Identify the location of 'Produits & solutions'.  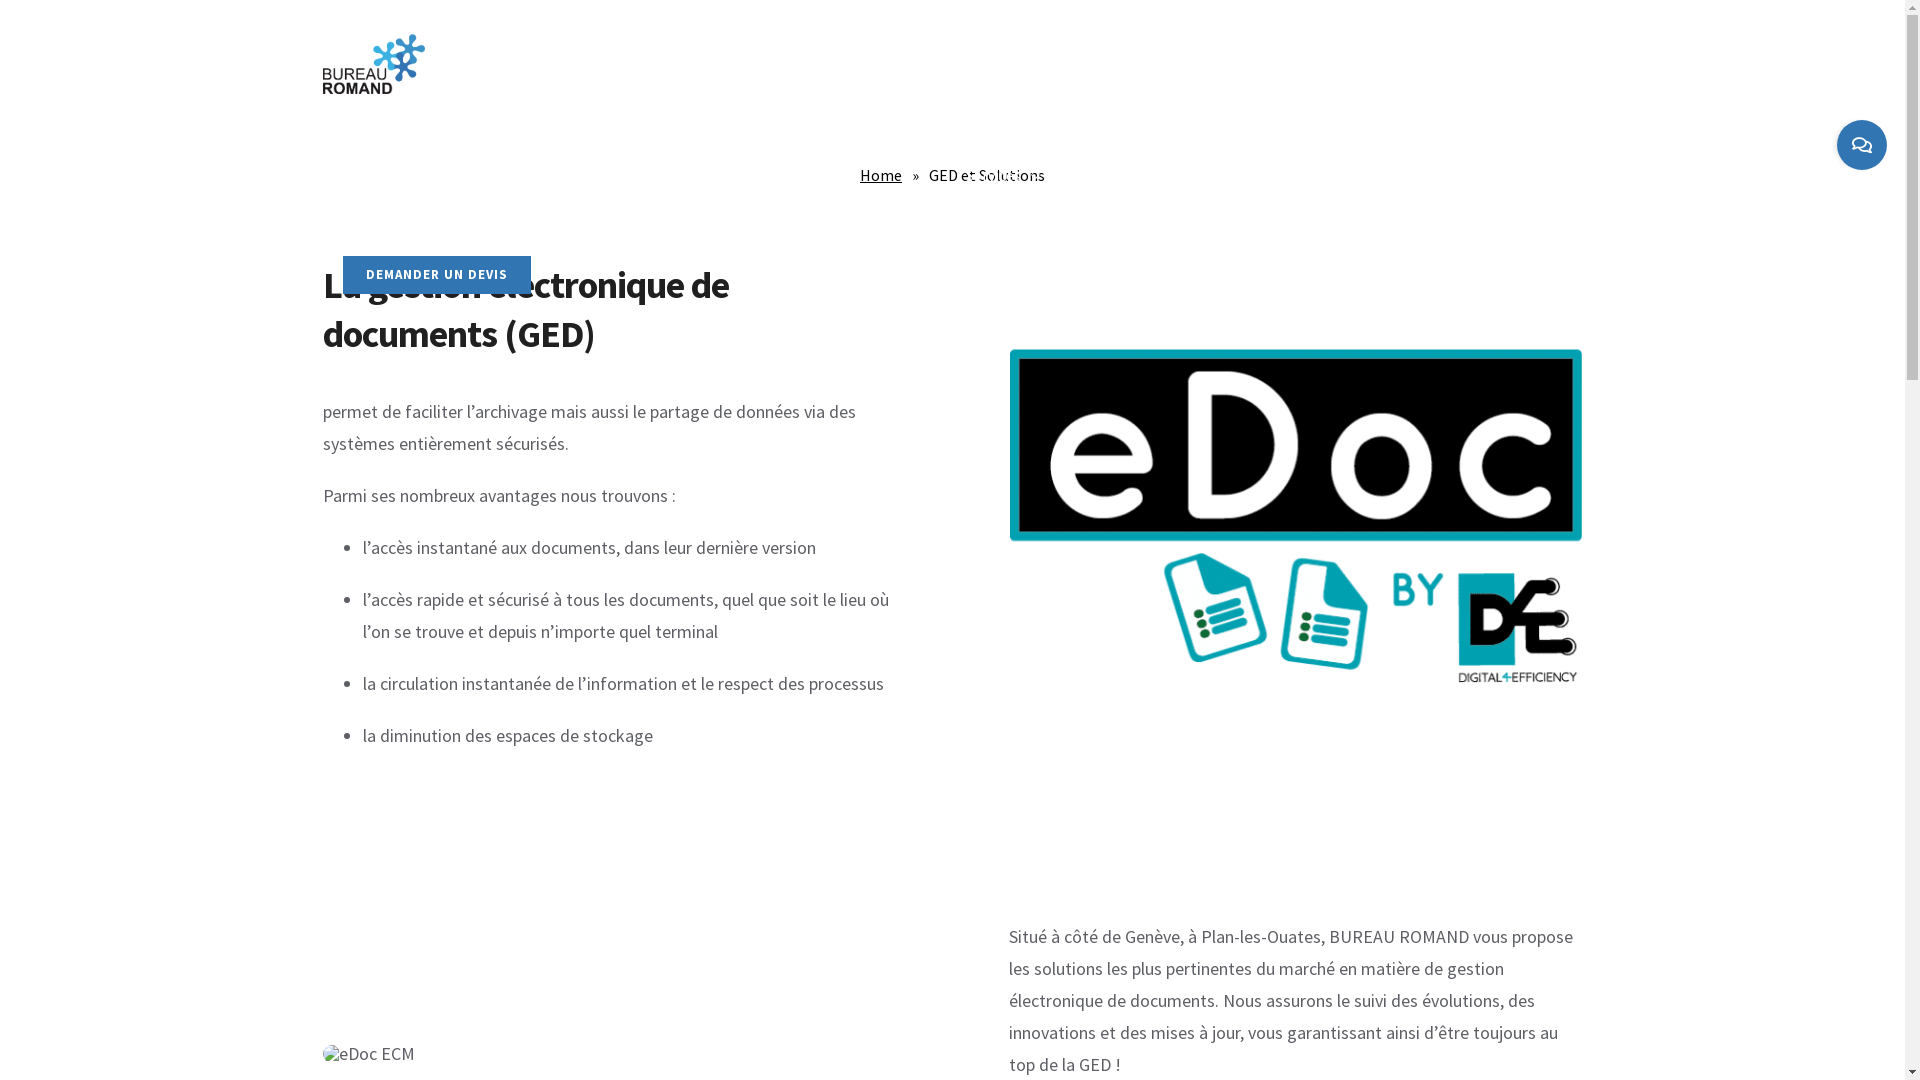
(681, 173).